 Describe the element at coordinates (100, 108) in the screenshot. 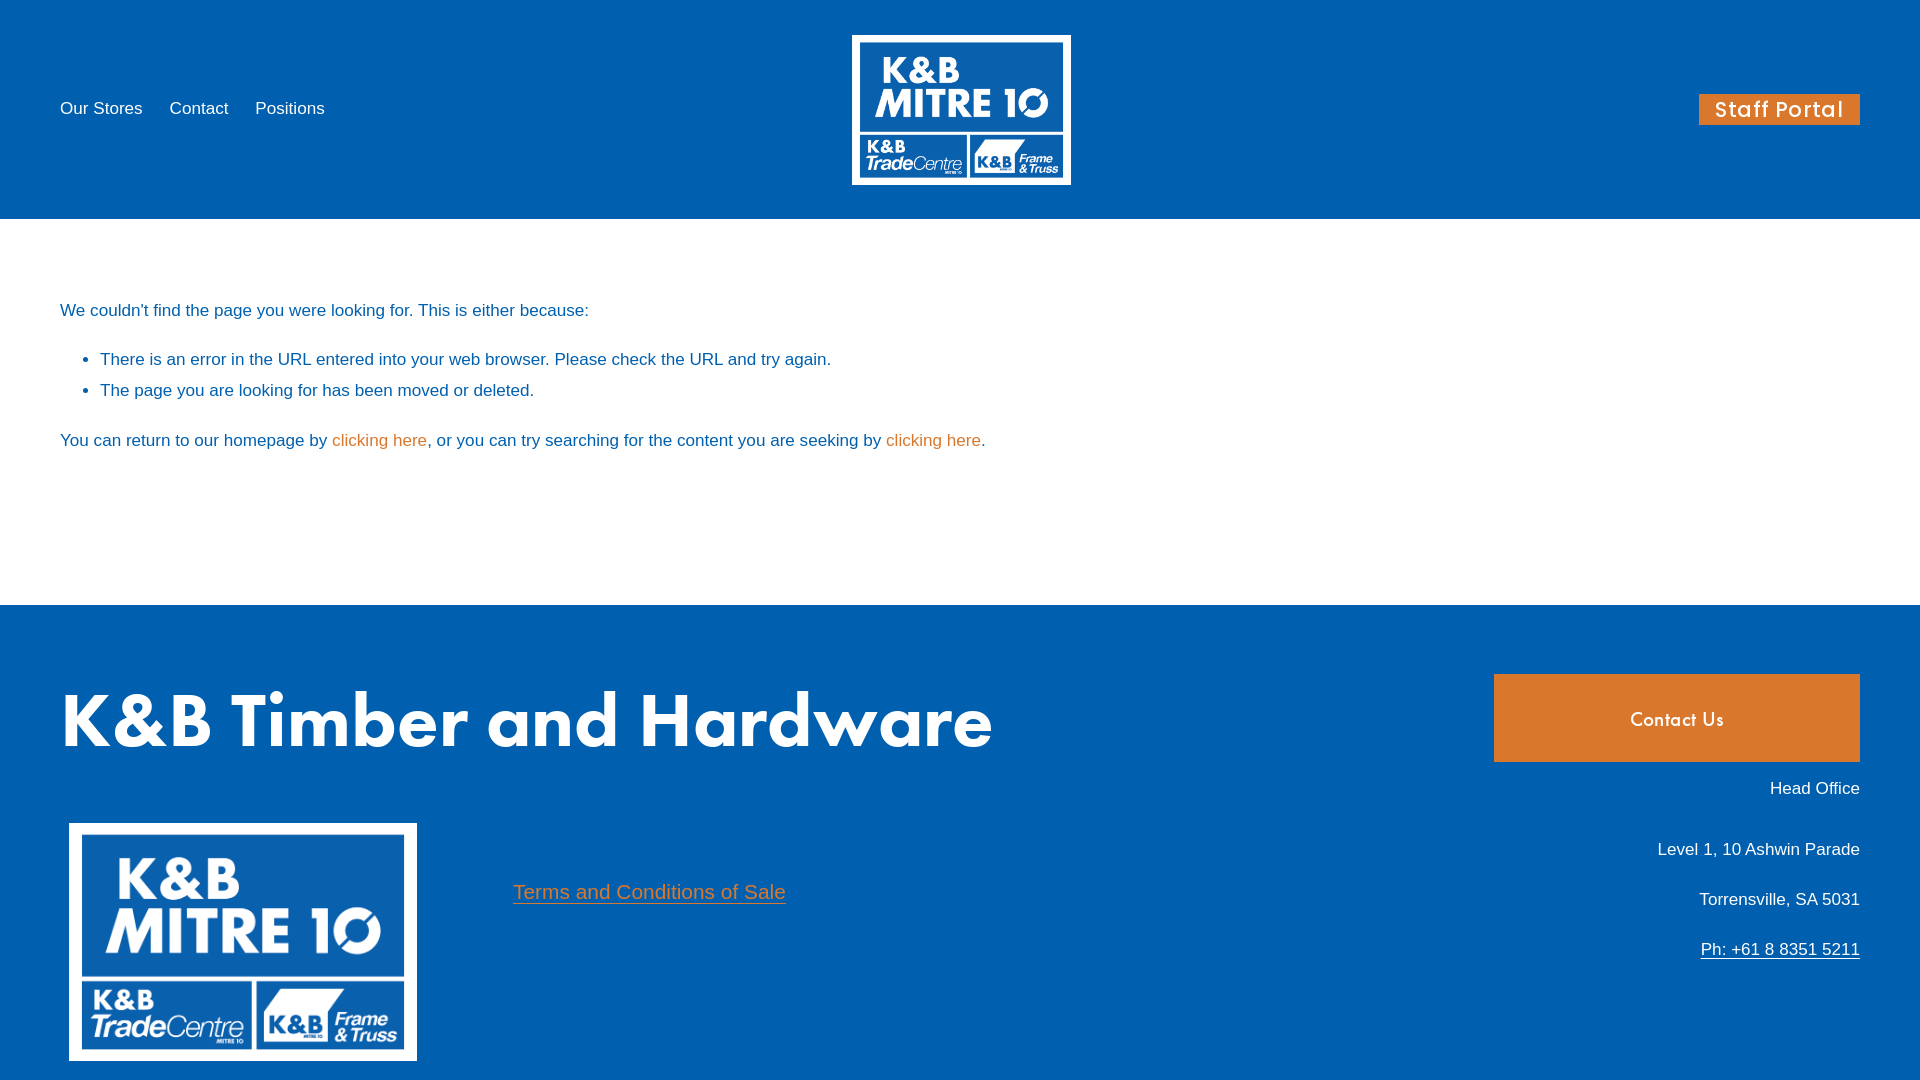

I see `'Our Stores'` at that location.